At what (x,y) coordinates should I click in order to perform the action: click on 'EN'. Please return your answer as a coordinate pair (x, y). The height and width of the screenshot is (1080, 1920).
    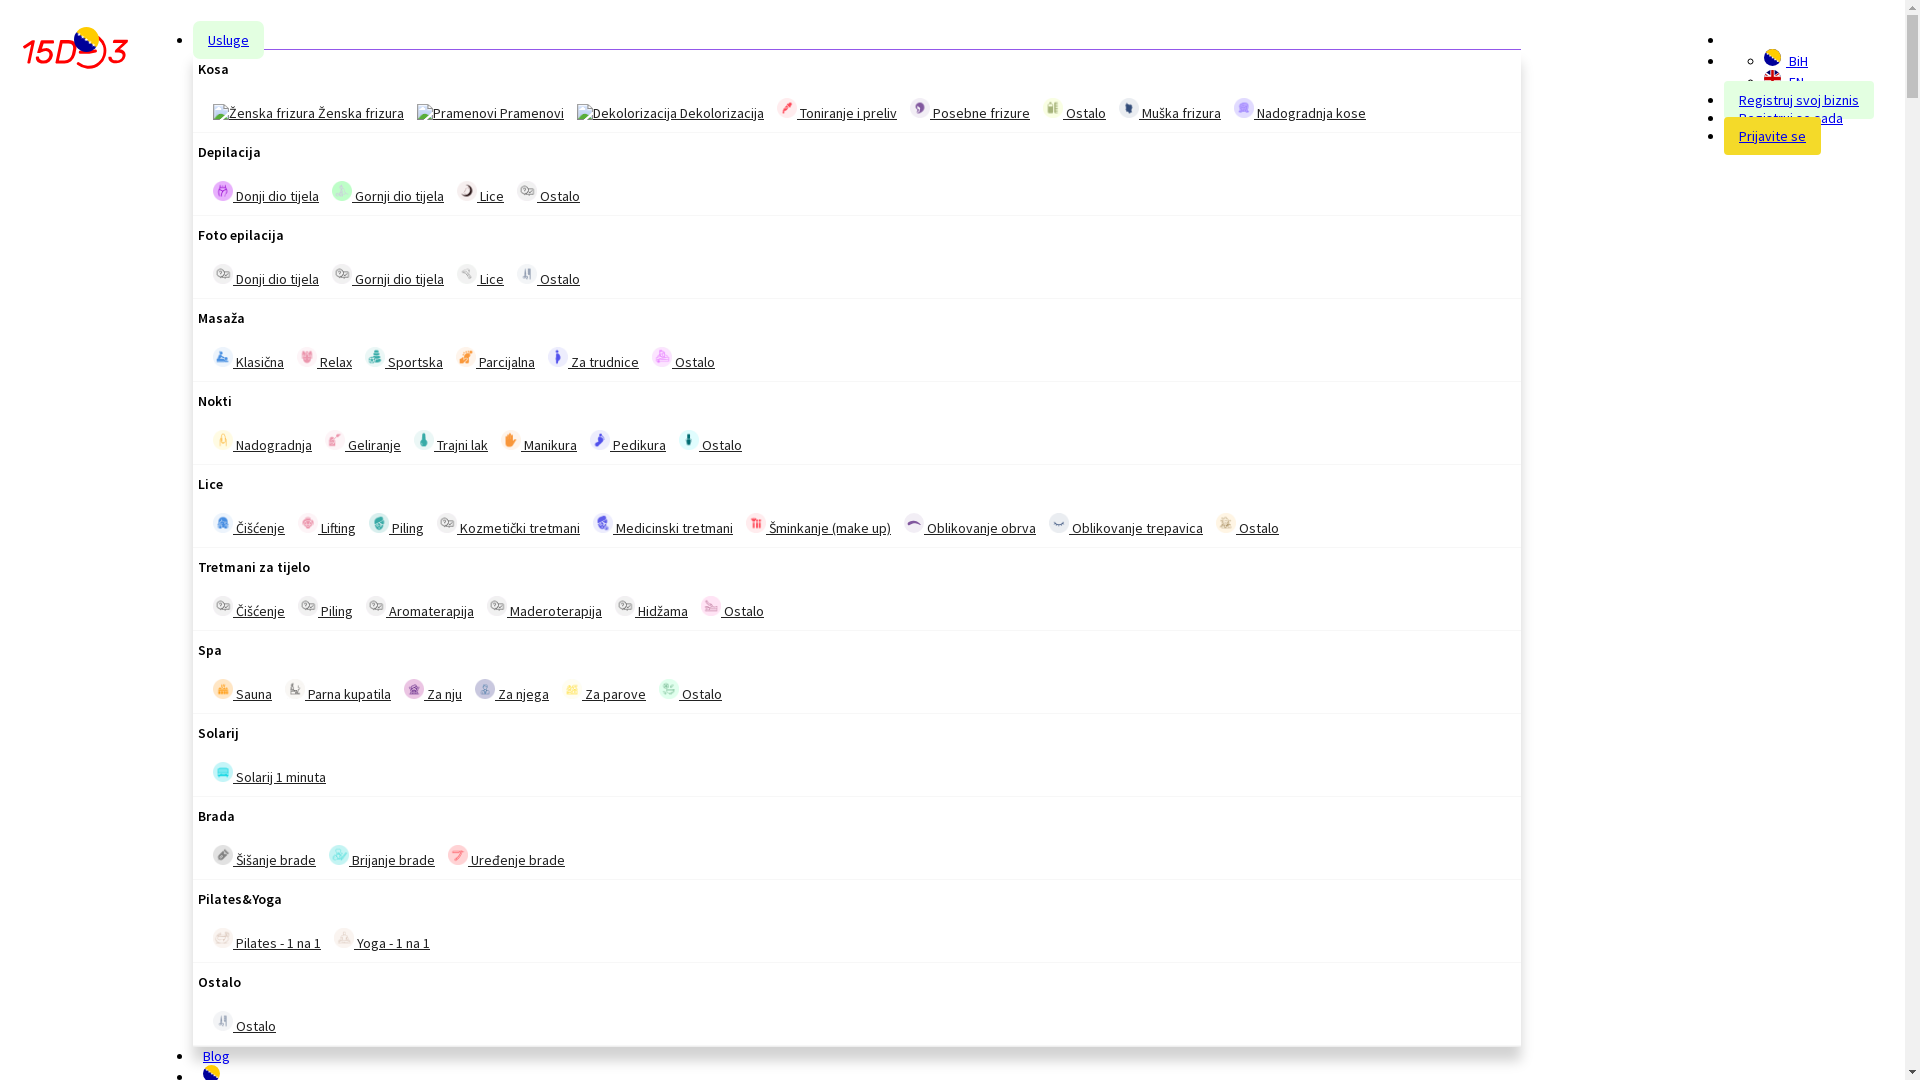
    Looking at the image, I should click on (1763, 80).